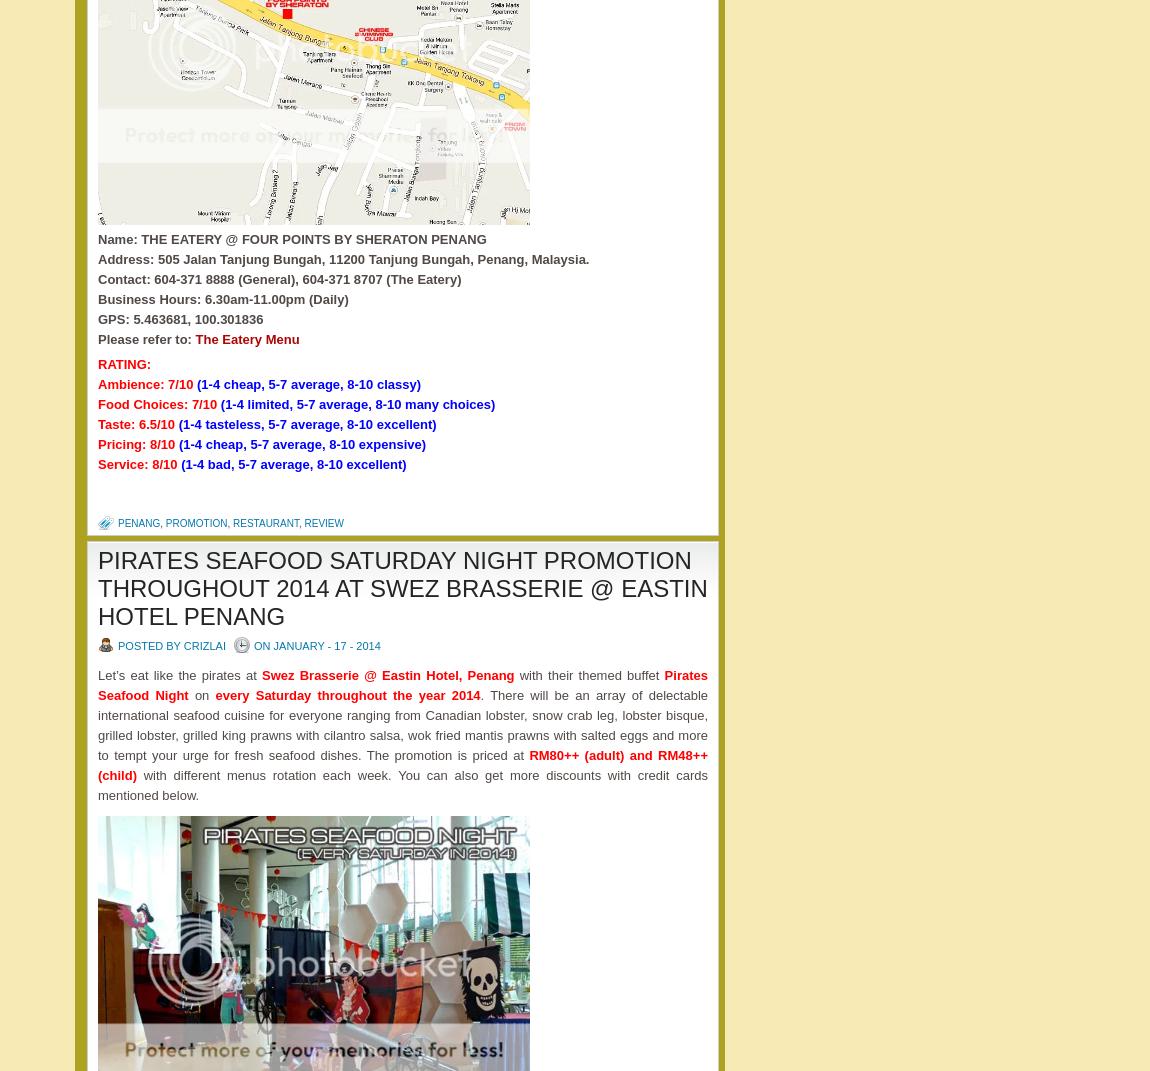 This screenshot has width=1150, height=1071. What do you see at coordinates (402, 764) in the screenshot?
I see `'RM80++ (adult) and RM48++ (child)'` at bounding box center [402, 764].